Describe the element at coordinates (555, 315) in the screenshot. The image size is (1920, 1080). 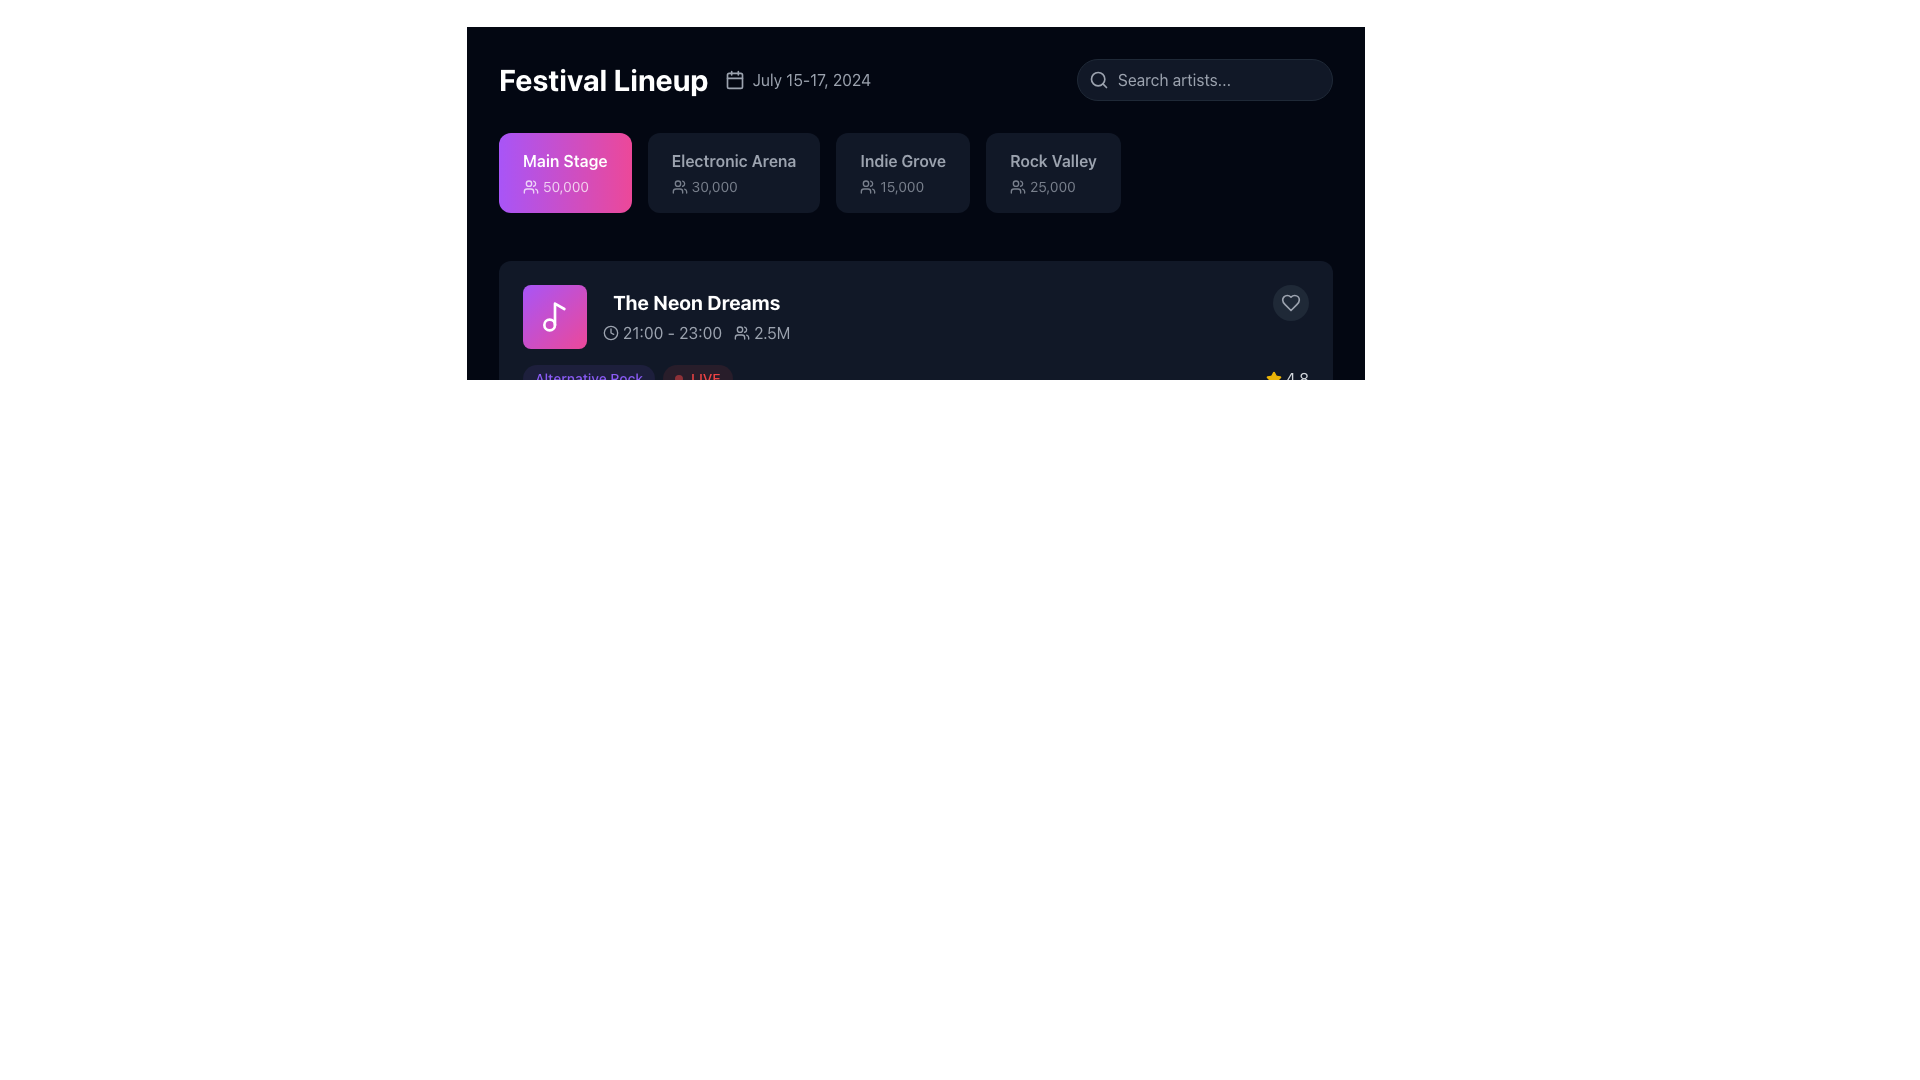
I see `the icon associated with the text 'The Neon Dreams' to interact with the related event` at that location.